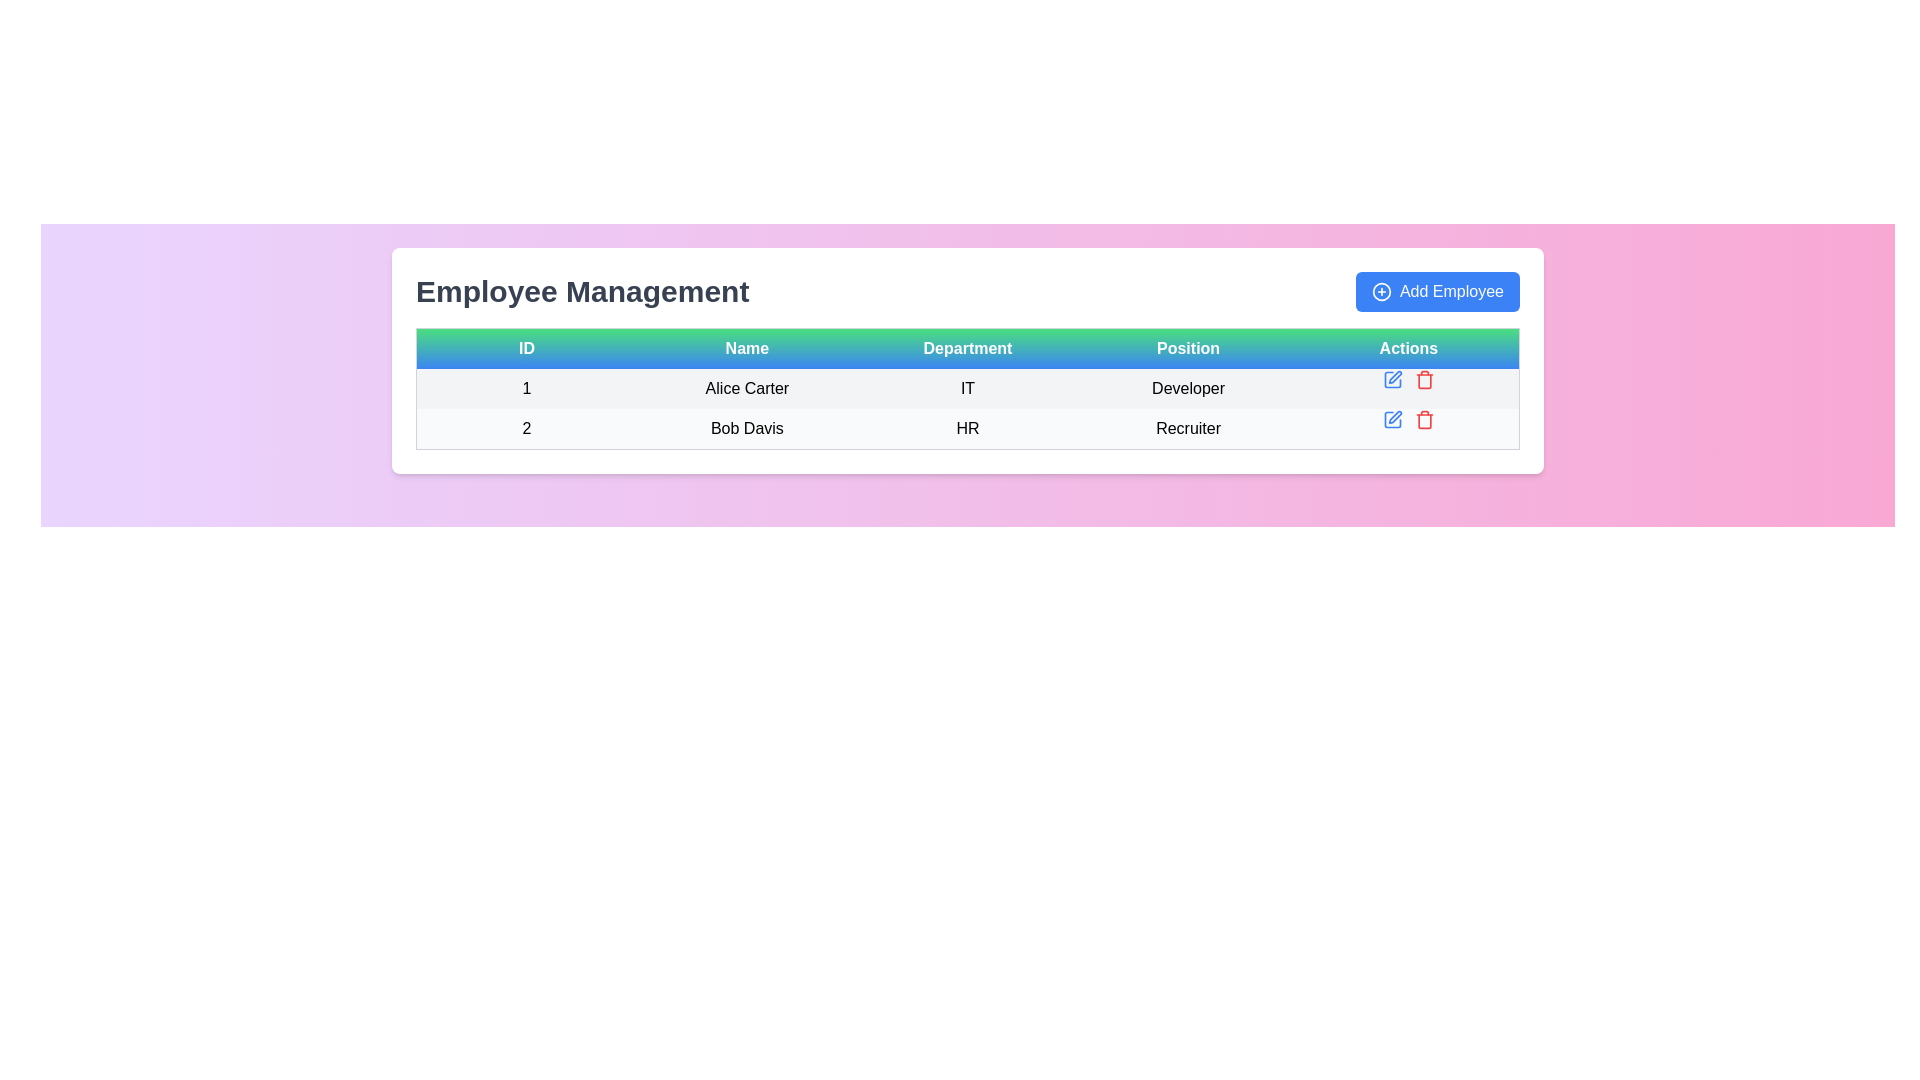 This screenshot has height=1080, width=1920. Describe the element at coordinates (746, 428) in the screenshot. I see `the text label displaying 'Bob Davis' which is located in the second row of the 'Employee Management' table under the 'Name' column` at that location.